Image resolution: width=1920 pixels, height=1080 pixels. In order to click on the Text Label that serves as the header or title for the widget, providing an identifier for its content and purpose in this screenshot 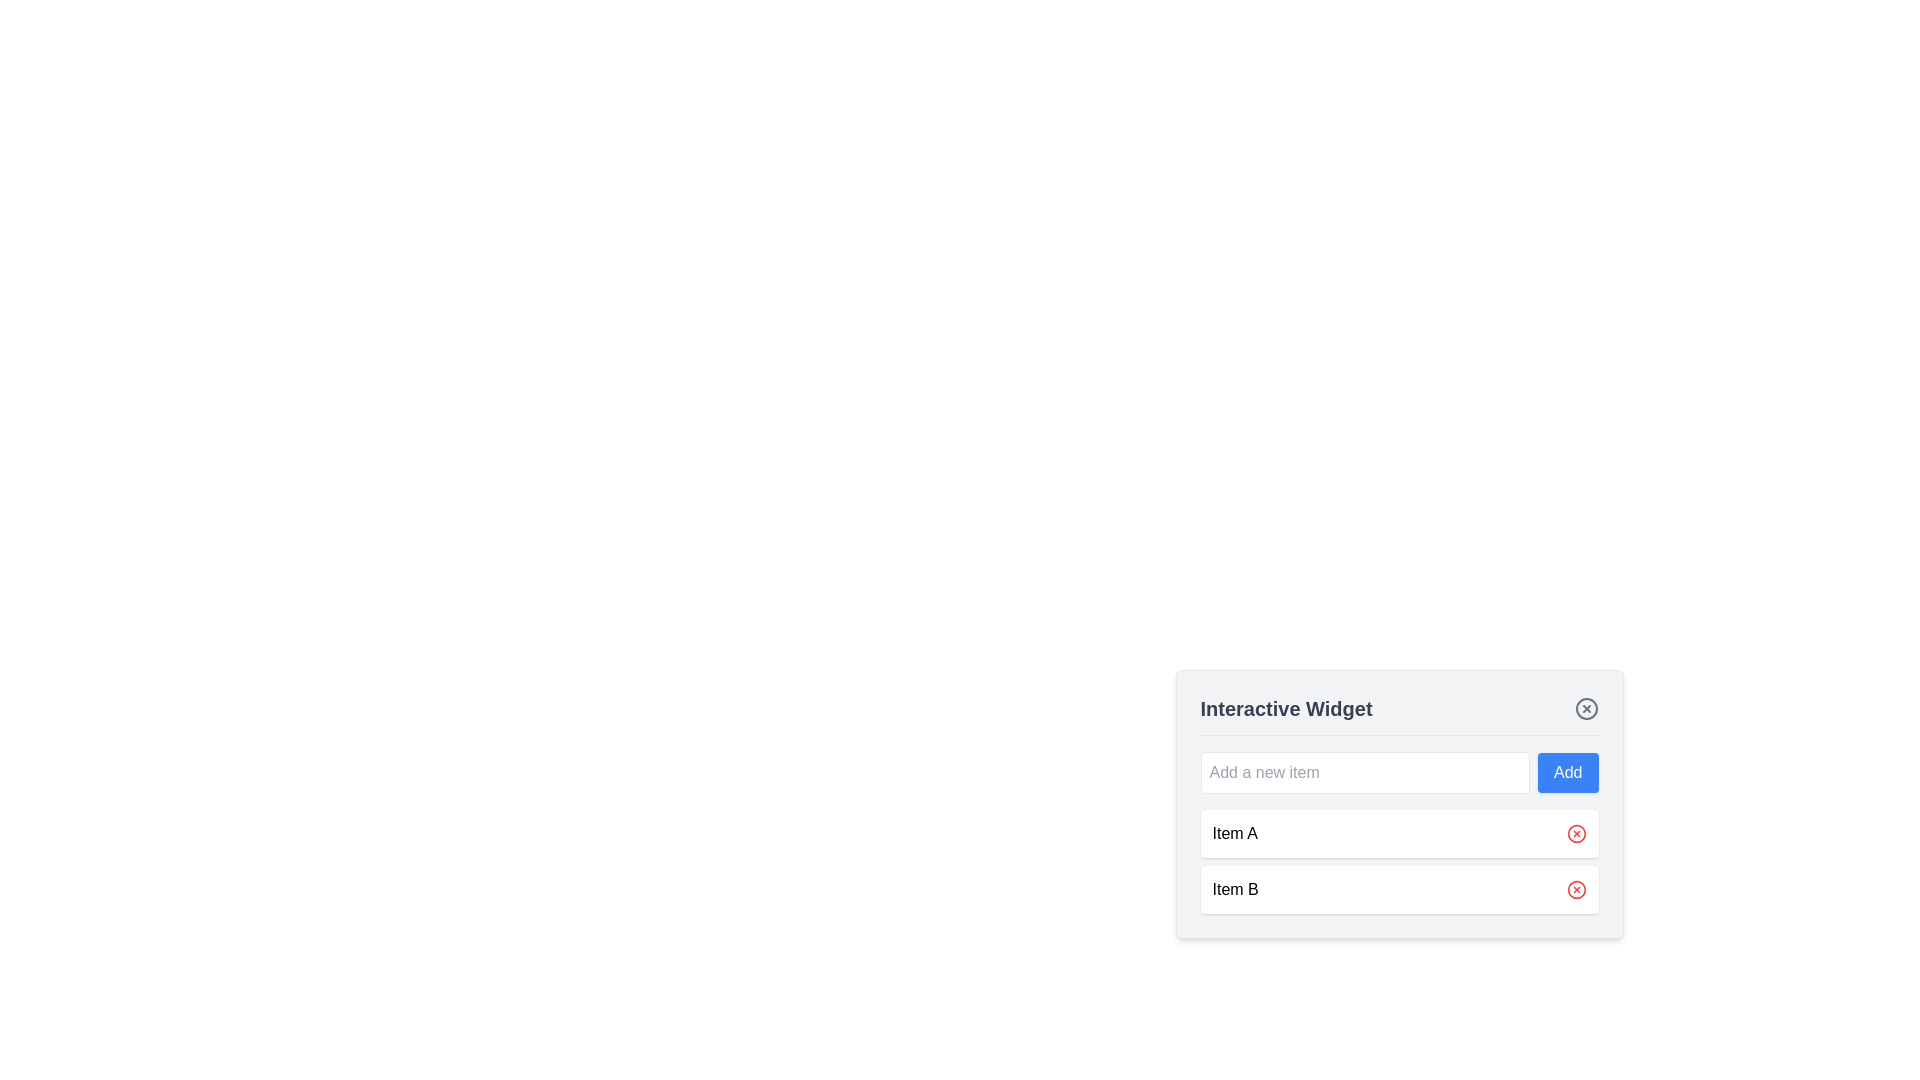, I will do `click(1286, 708)`.